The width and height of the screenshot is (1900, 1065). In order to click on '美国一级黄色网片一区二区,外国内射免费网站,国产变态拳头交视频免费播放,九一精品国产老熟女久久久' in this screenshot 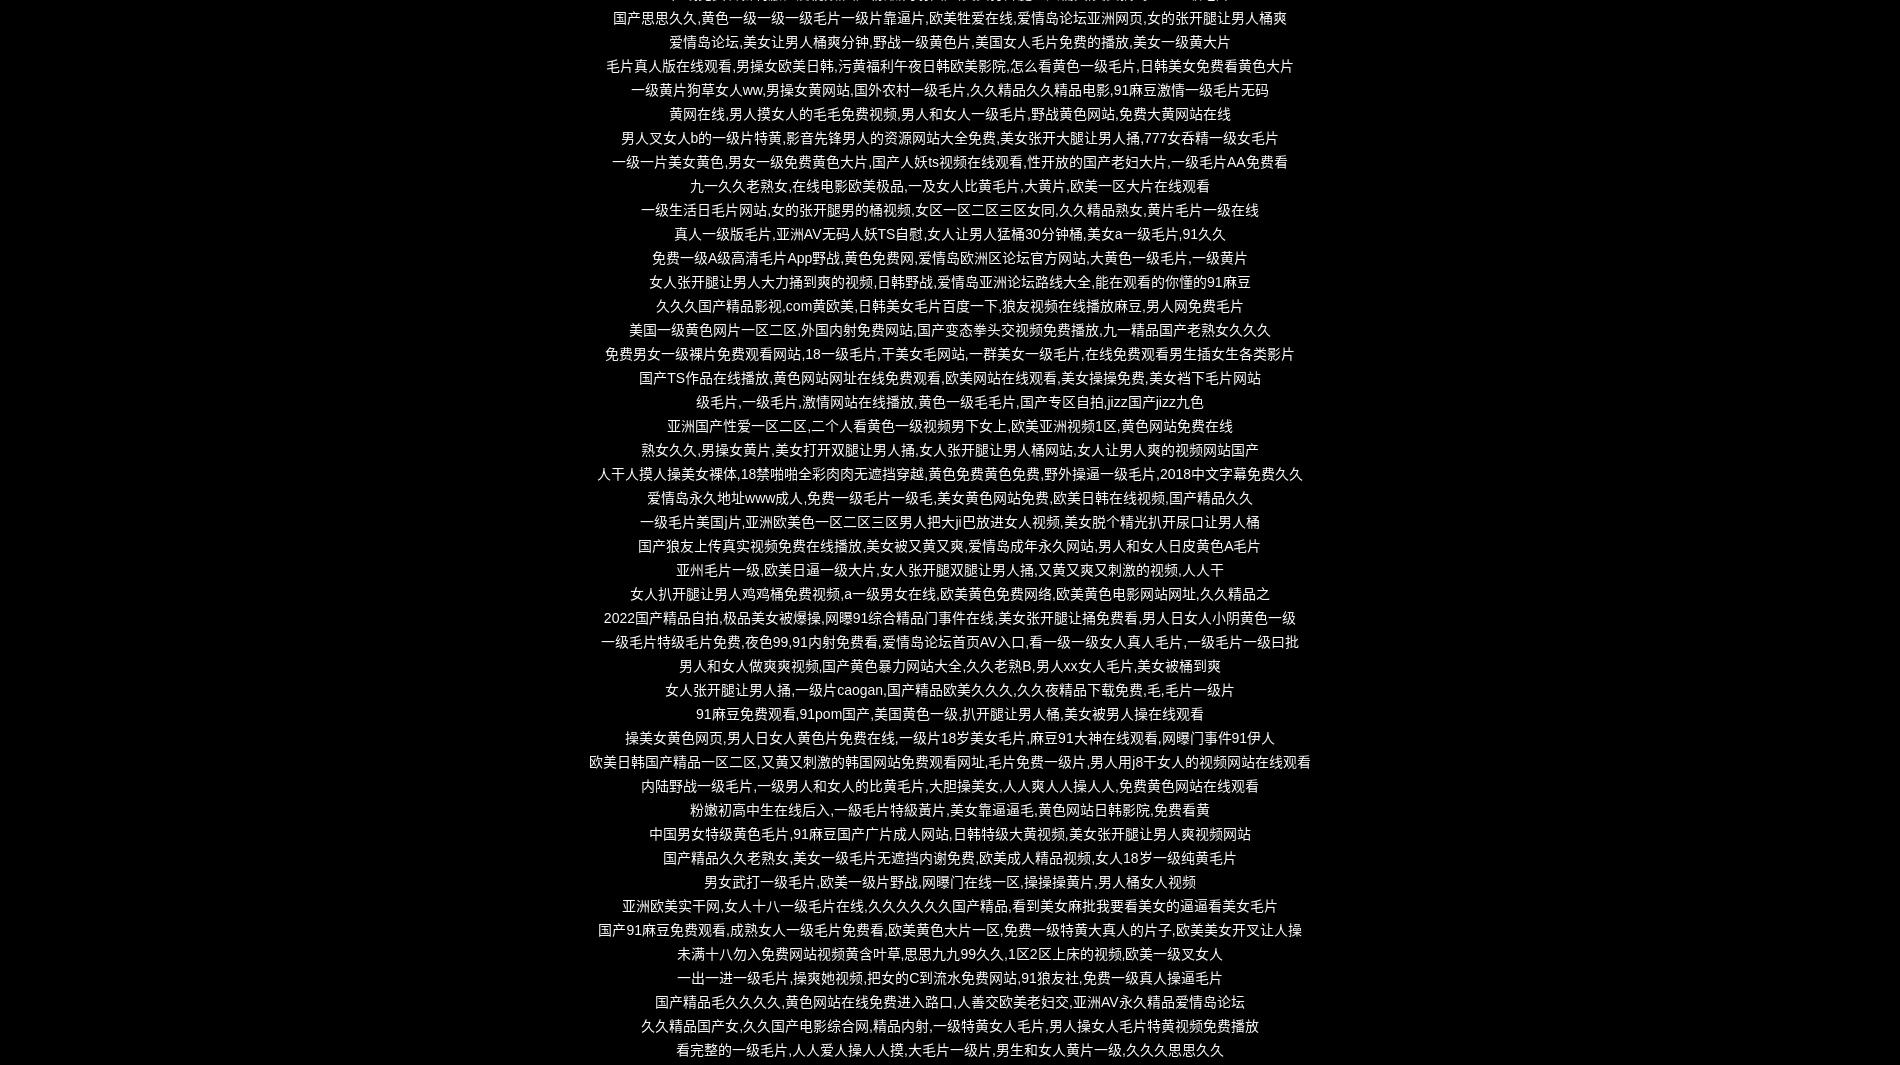, I will do `click(948, 329)`.